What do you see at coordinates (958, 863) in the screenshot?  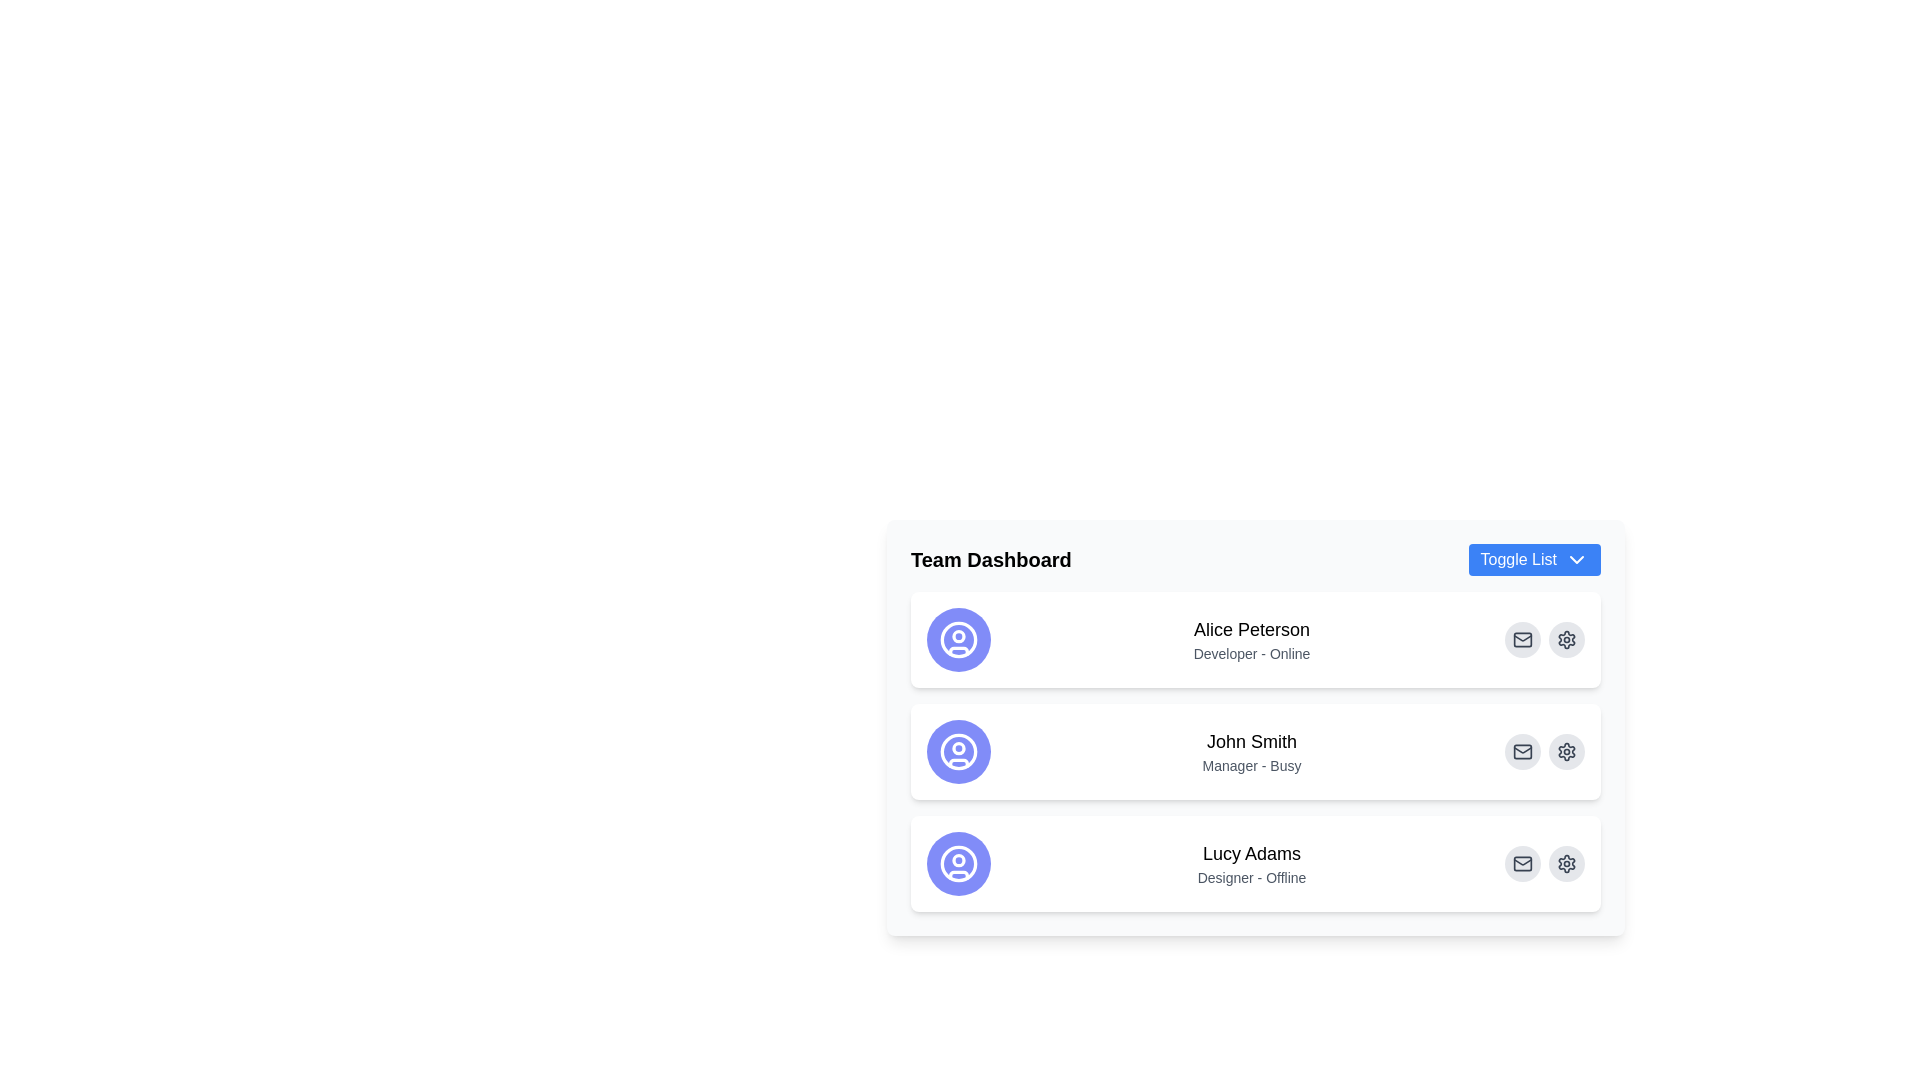 I see `the user profile icon for Lucy Adams, which is a light indigo SVG graphic located in the bottommost row of the Team Dashboard section` at bounding box center [958, 863].